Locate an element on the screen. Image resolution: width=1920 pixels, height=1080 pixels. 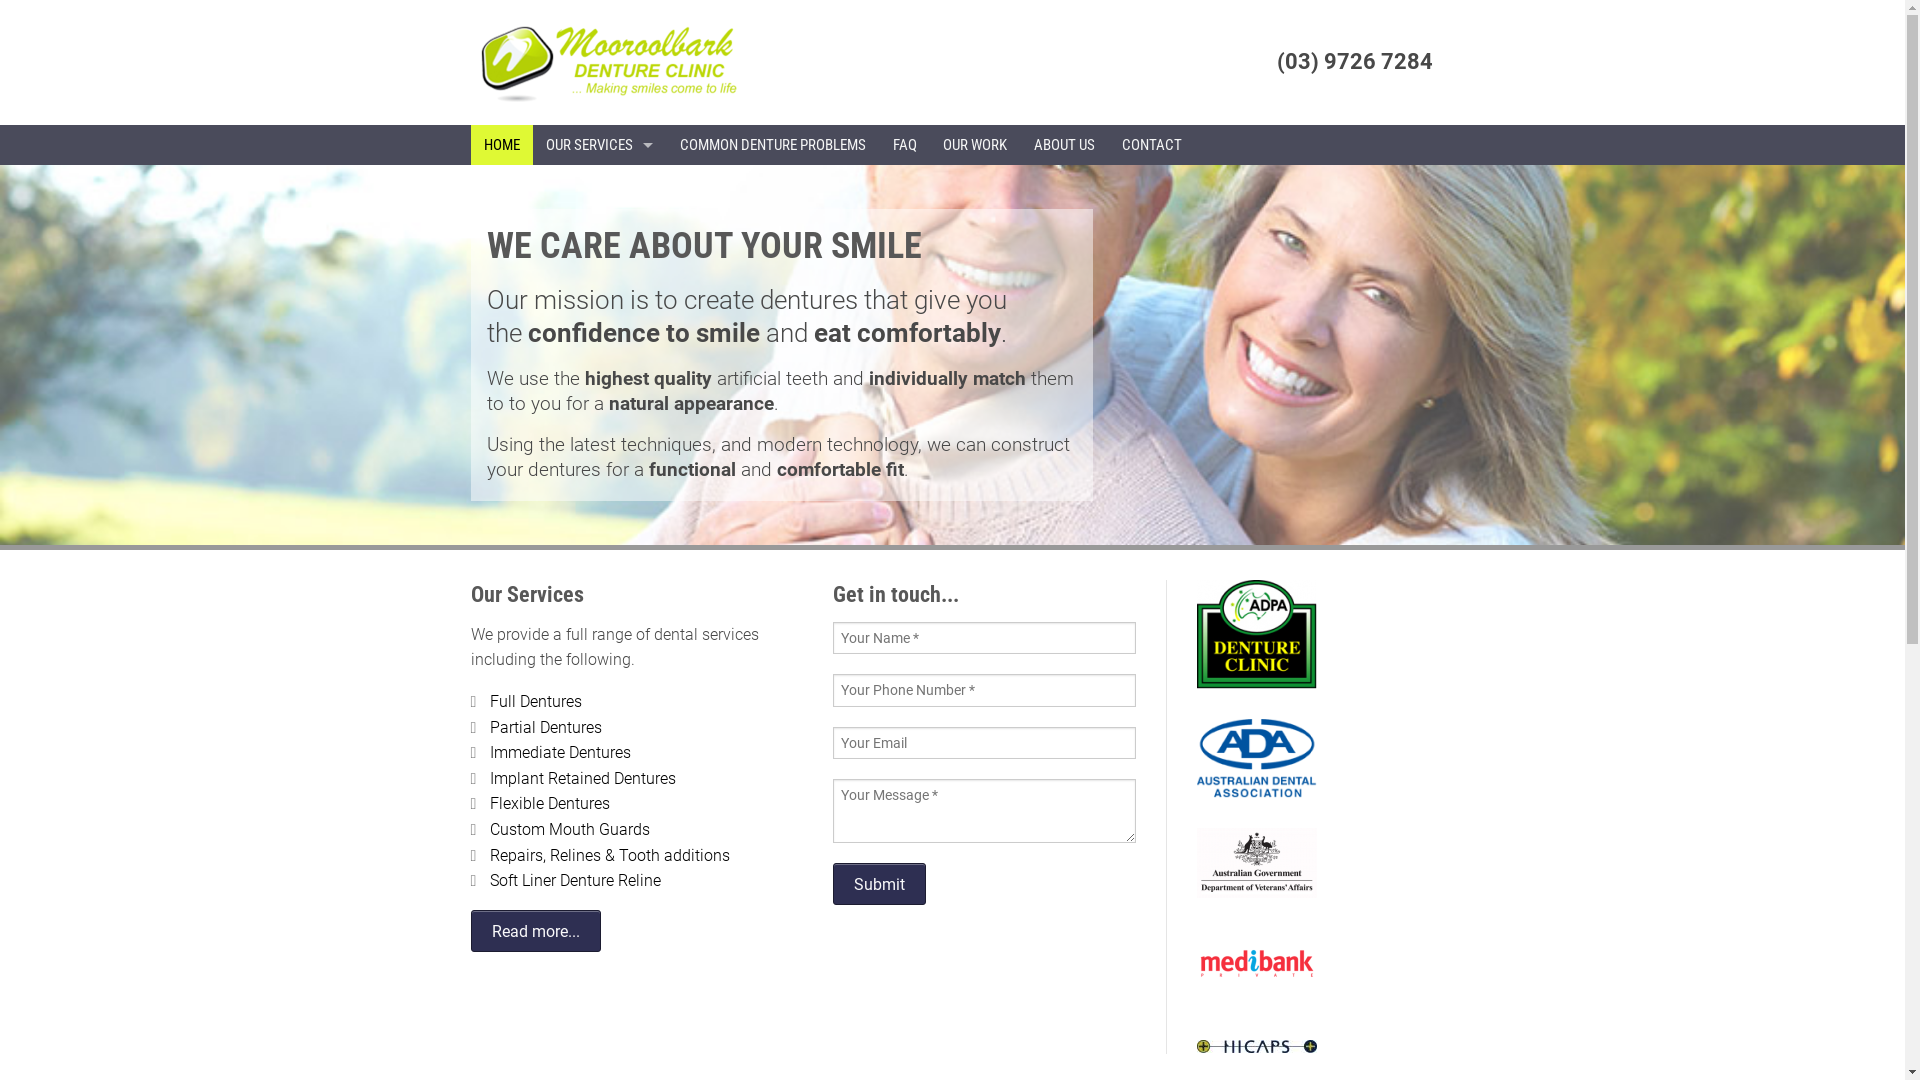
'CONTACT' is located at coordinates (1107, 144).